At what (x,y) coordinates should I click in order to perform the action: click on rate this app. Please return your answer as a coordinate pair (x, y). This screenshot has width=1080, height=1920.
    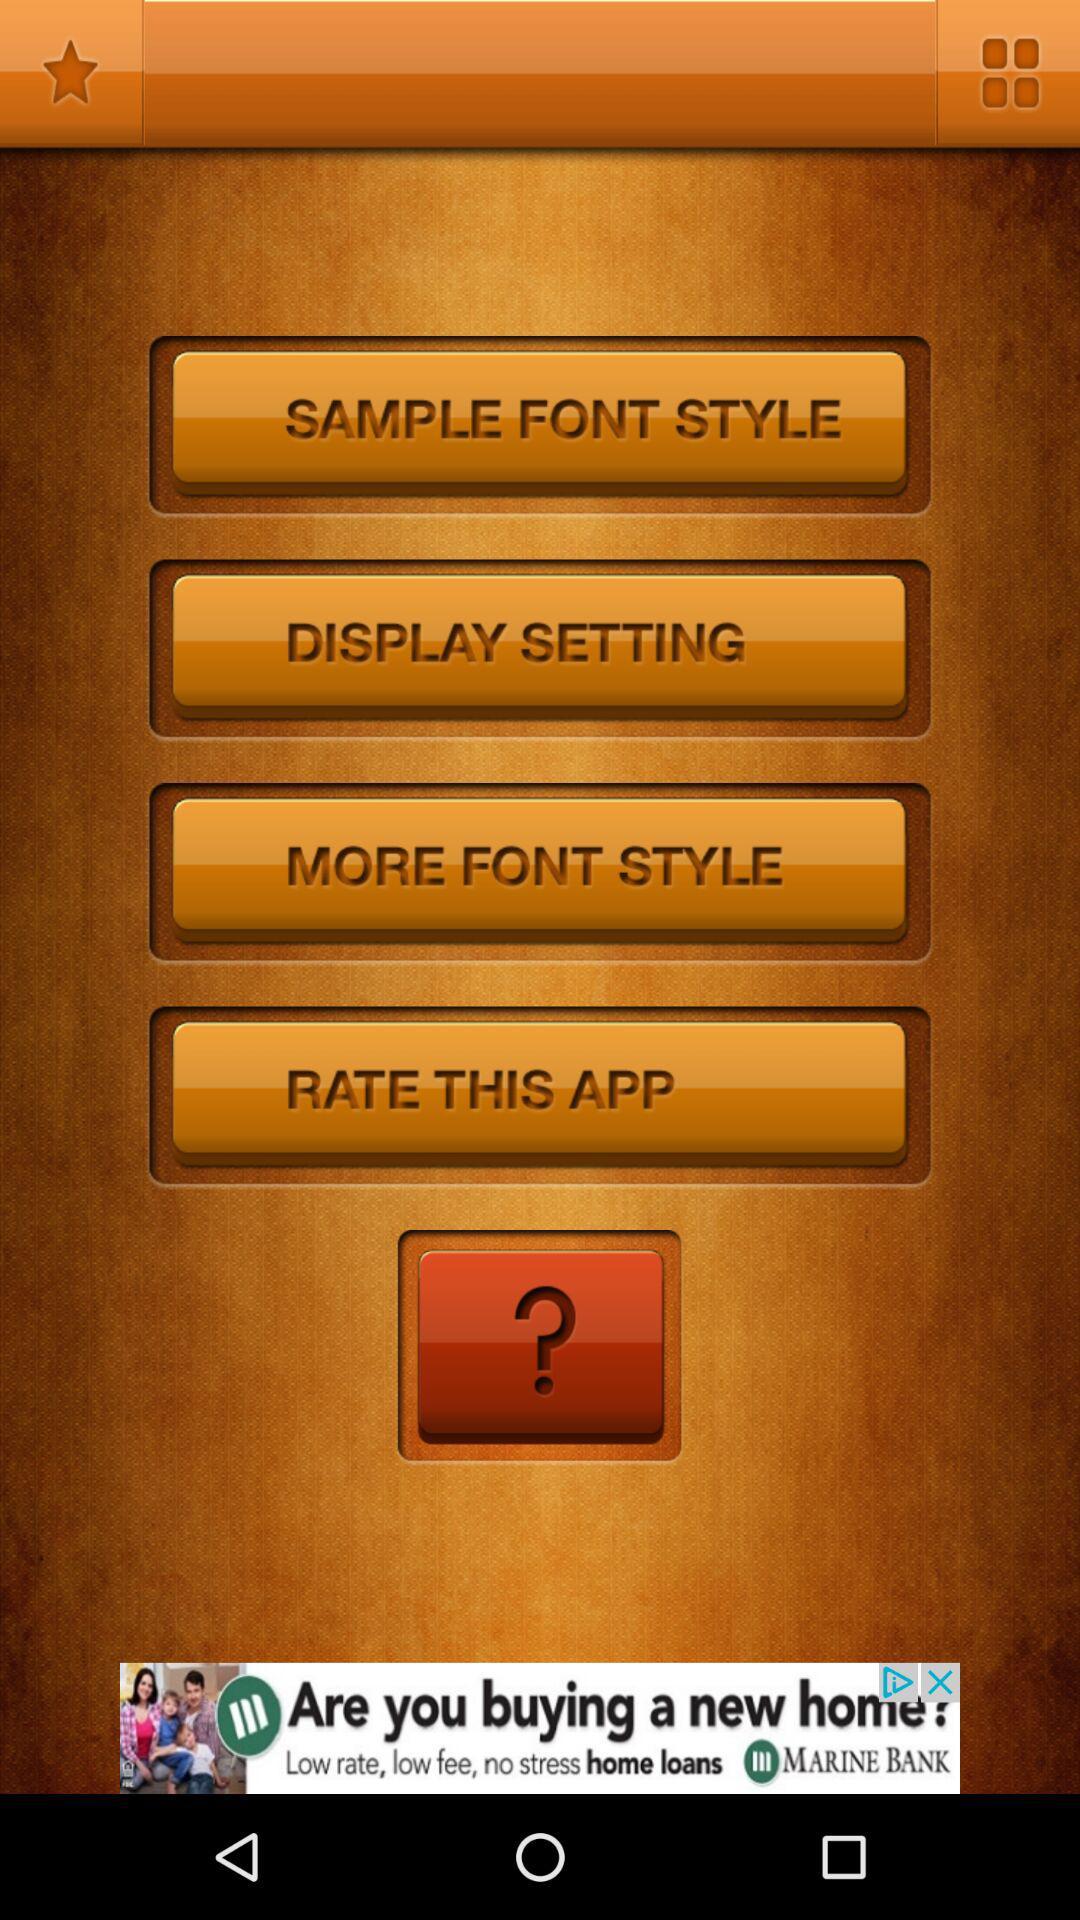
    Looking at the image, I should click on (540, 1097).